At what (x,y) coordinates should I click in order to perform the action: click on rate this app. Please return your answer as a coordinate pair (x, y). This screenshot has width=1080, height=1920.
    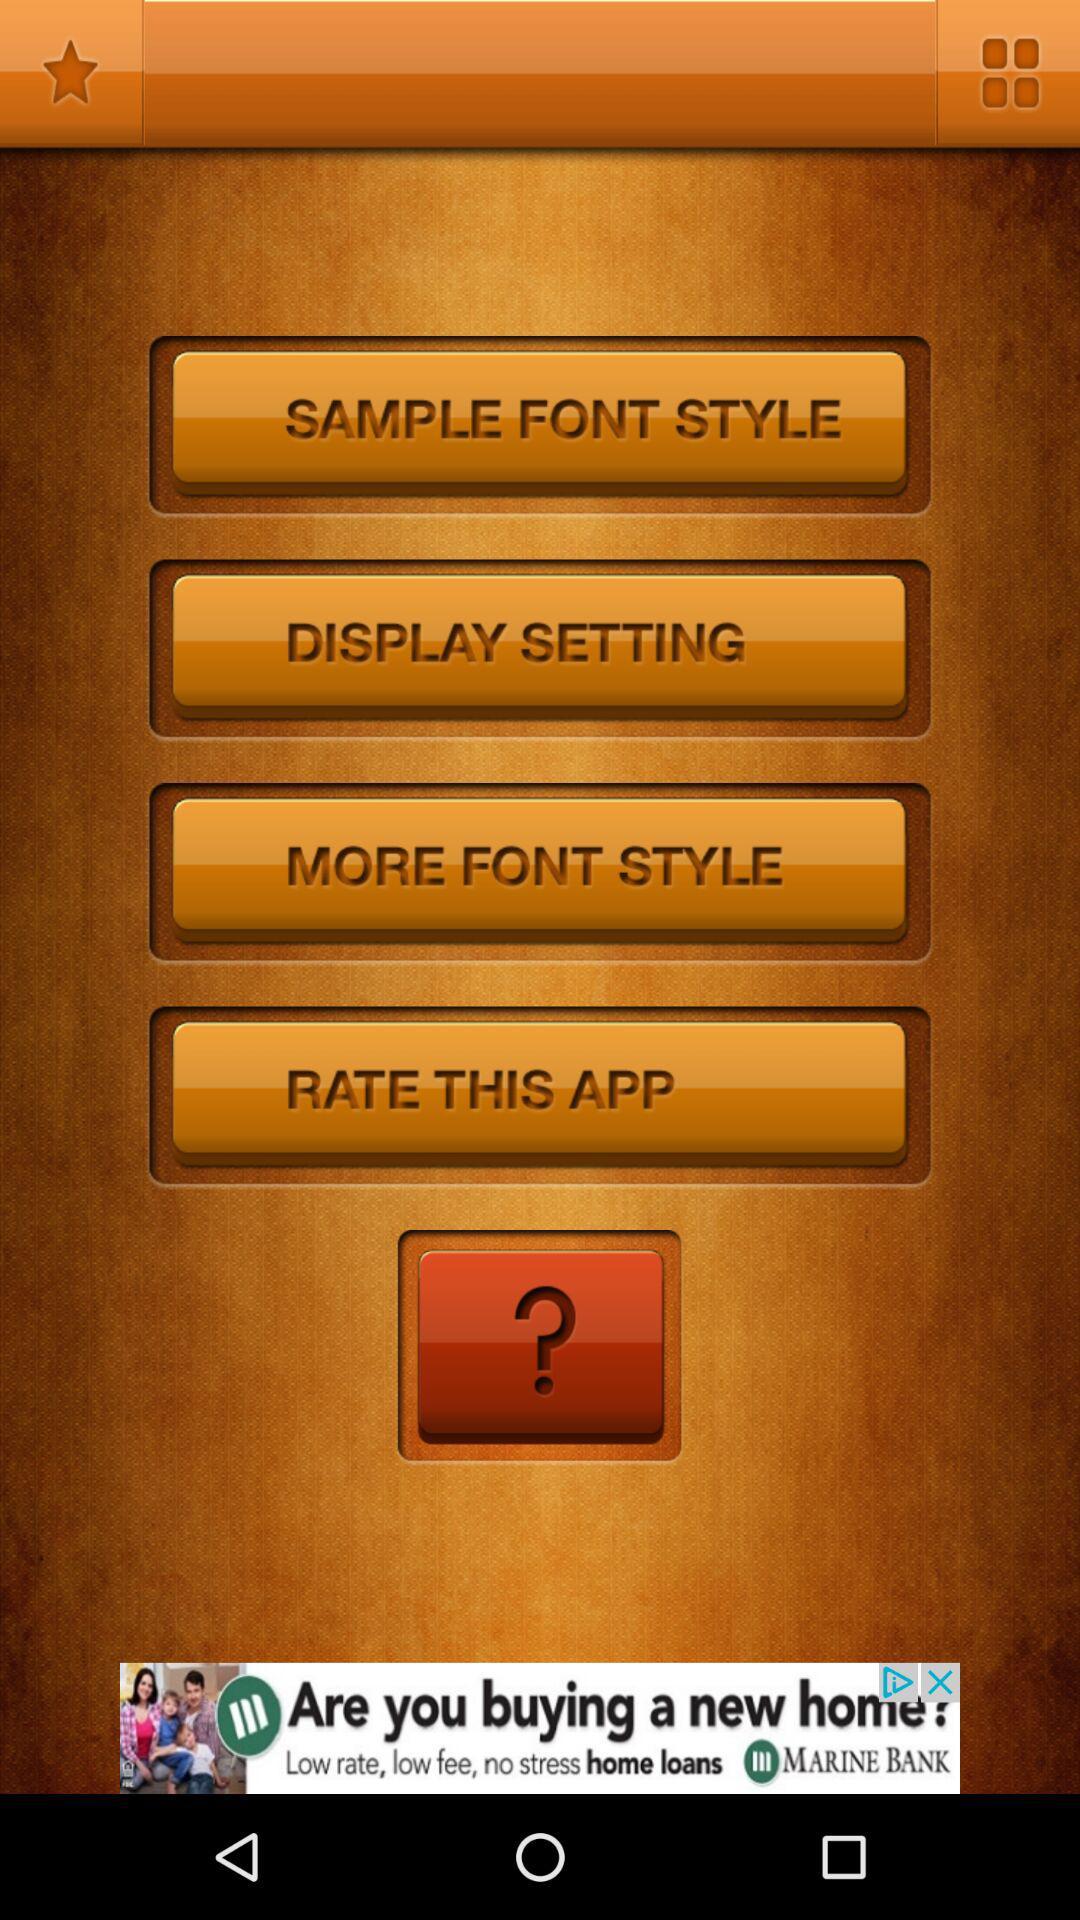
    Looking at the image, I should click on (540, 1097).